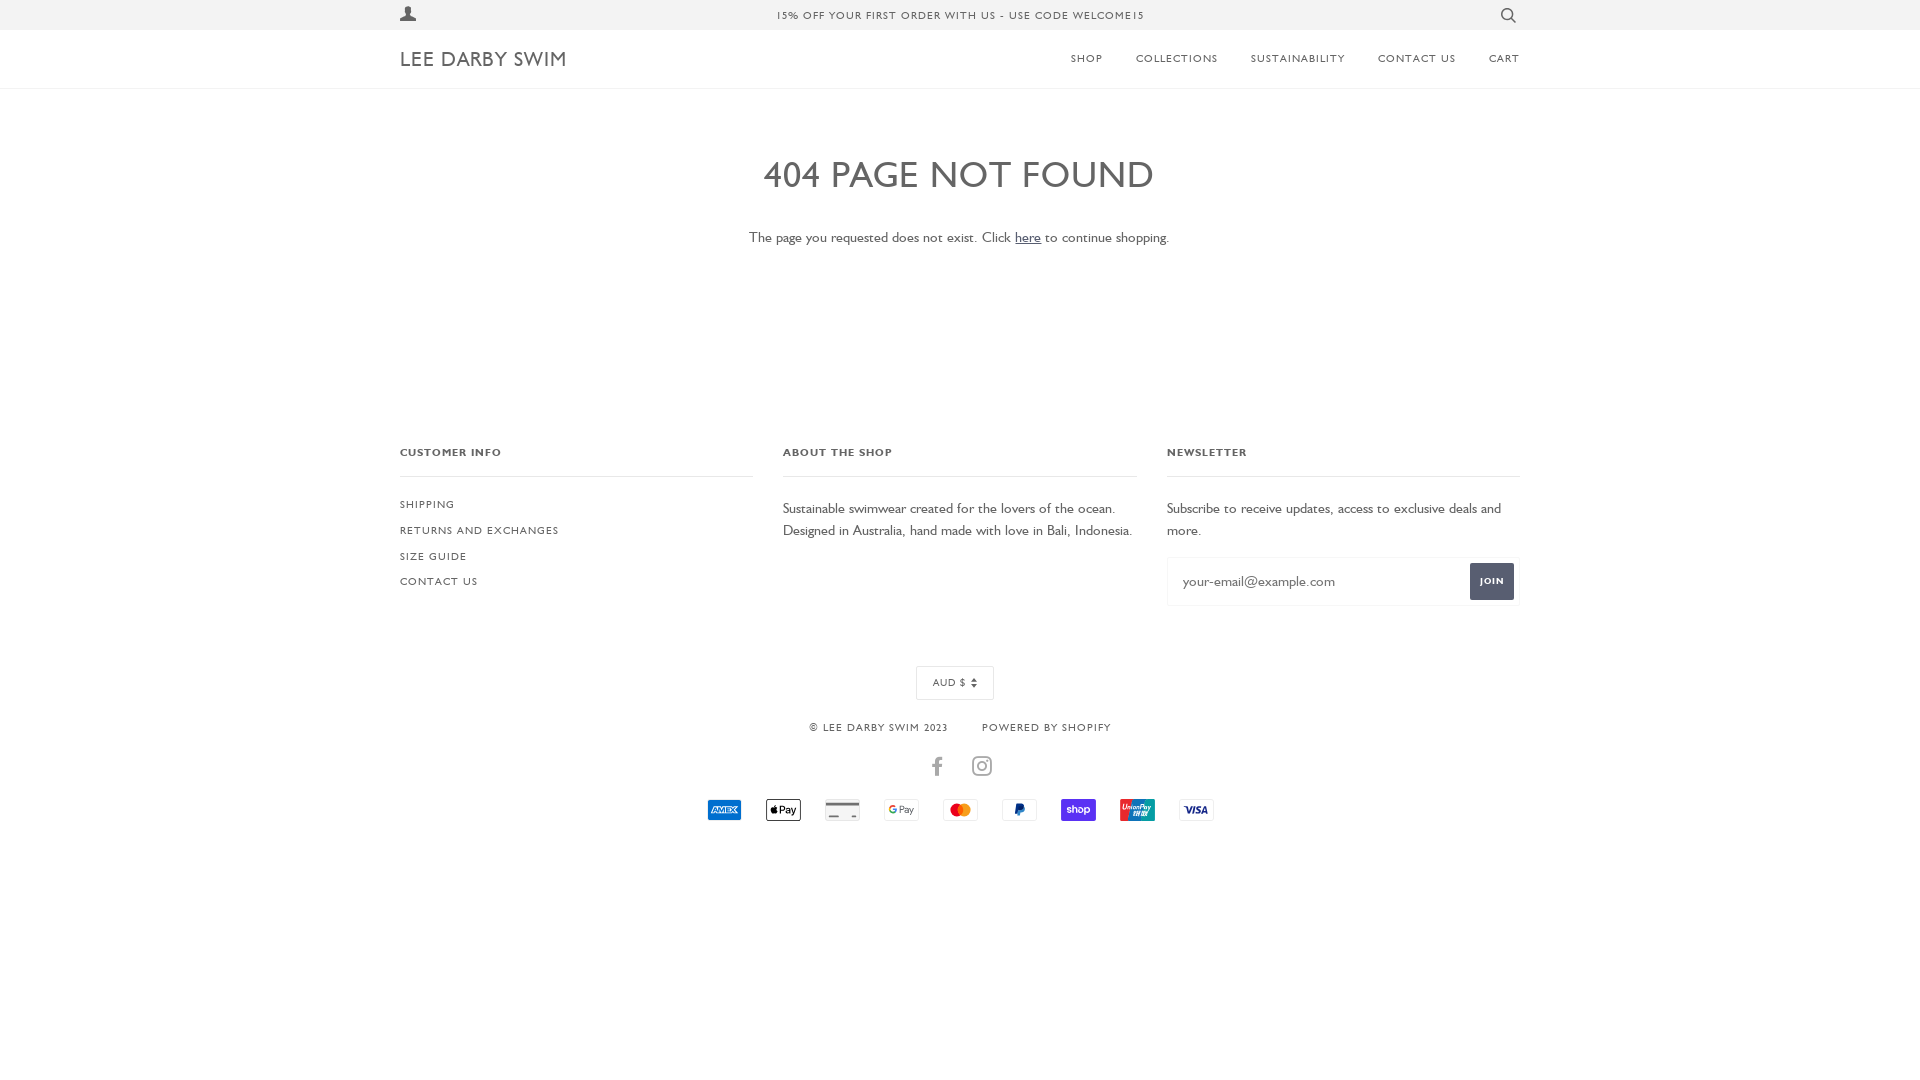 This screenshot has height=1080, width=1920. Describe the element at coordinates (1282, 57) in the screenshot. I see `'SUSTAINABILITY'` at that location.